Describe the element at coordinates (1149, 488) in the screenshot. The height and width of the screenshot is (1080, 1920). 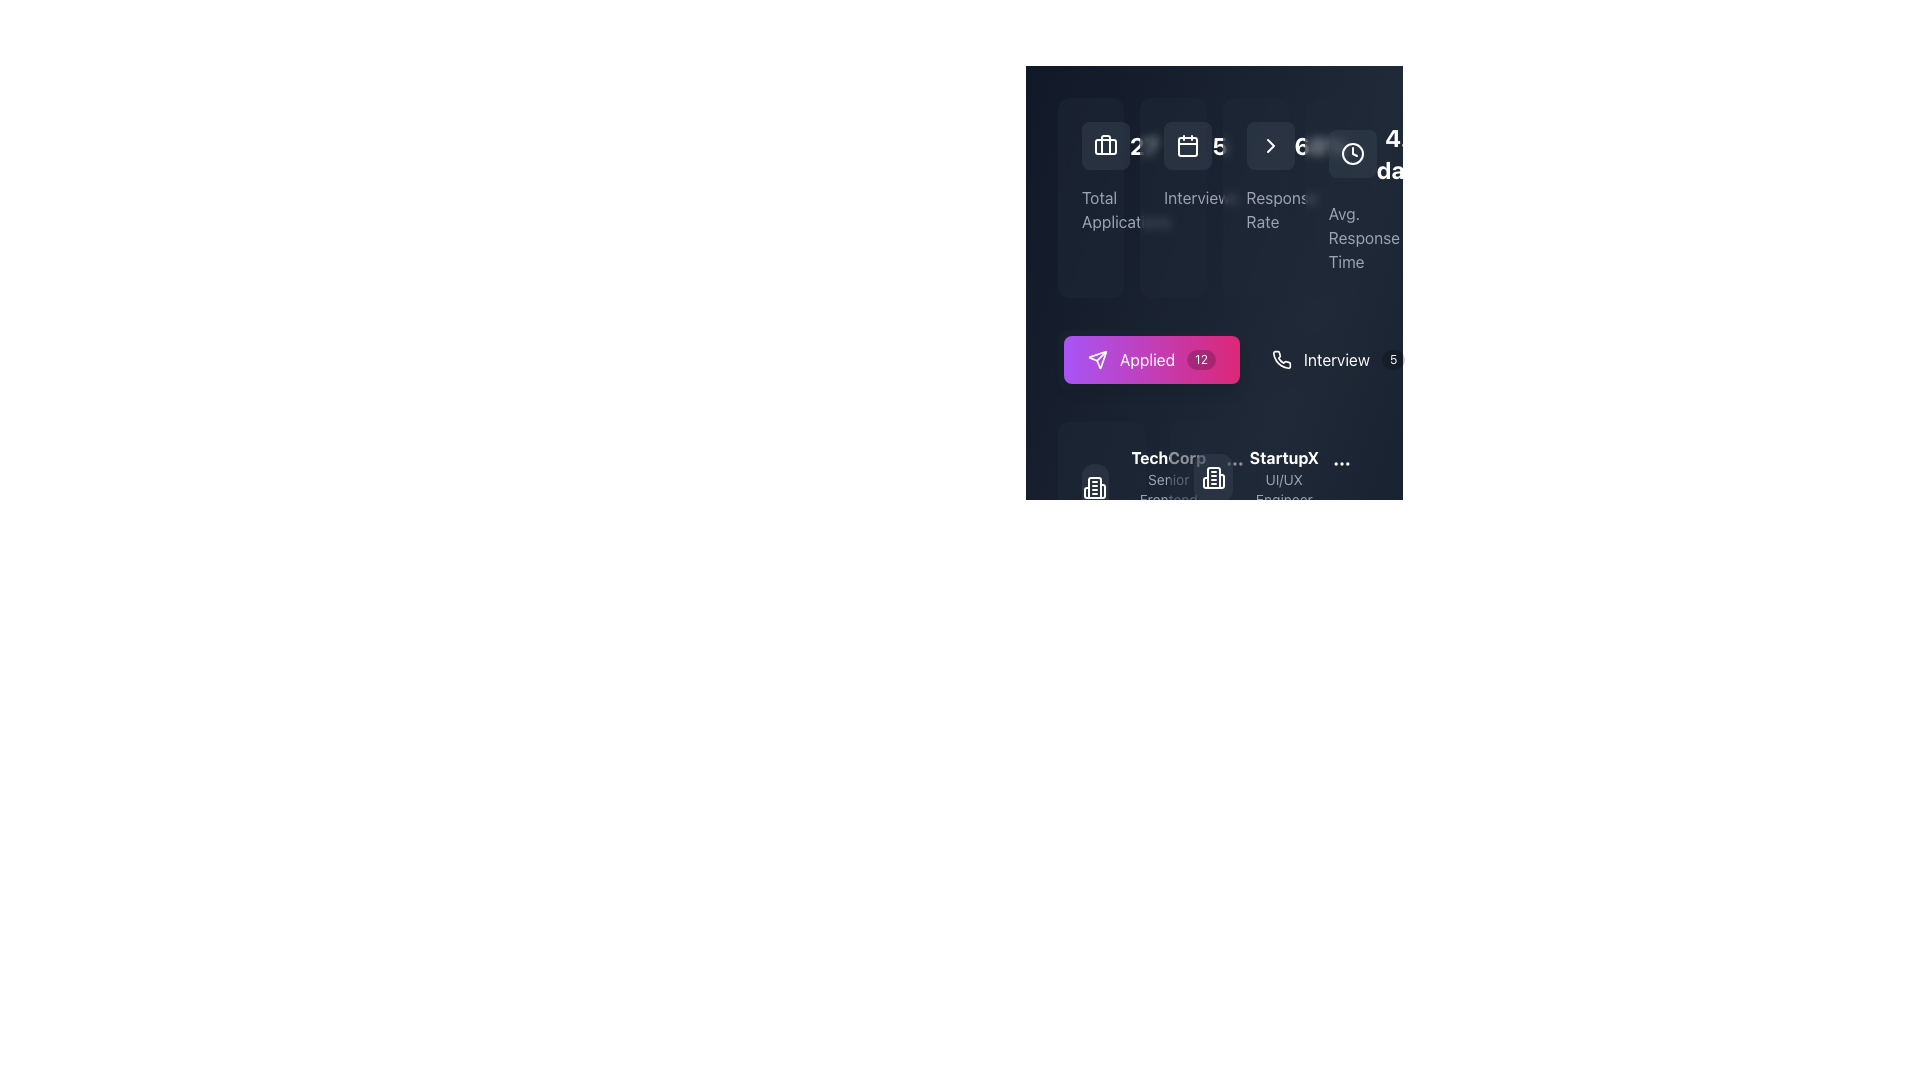
I see `the List Item displaying 'TechCorp'` at that location.